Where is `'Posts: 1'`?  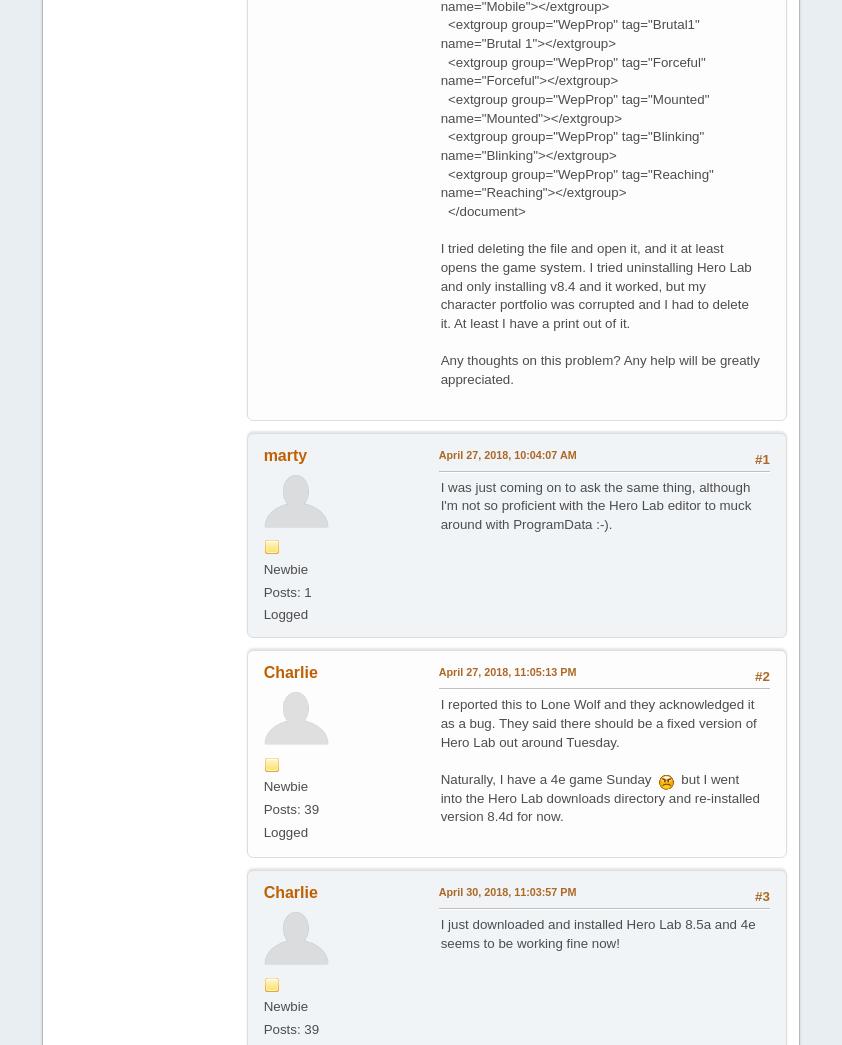 'Posts: 1' is located at coordinates (287, 590).